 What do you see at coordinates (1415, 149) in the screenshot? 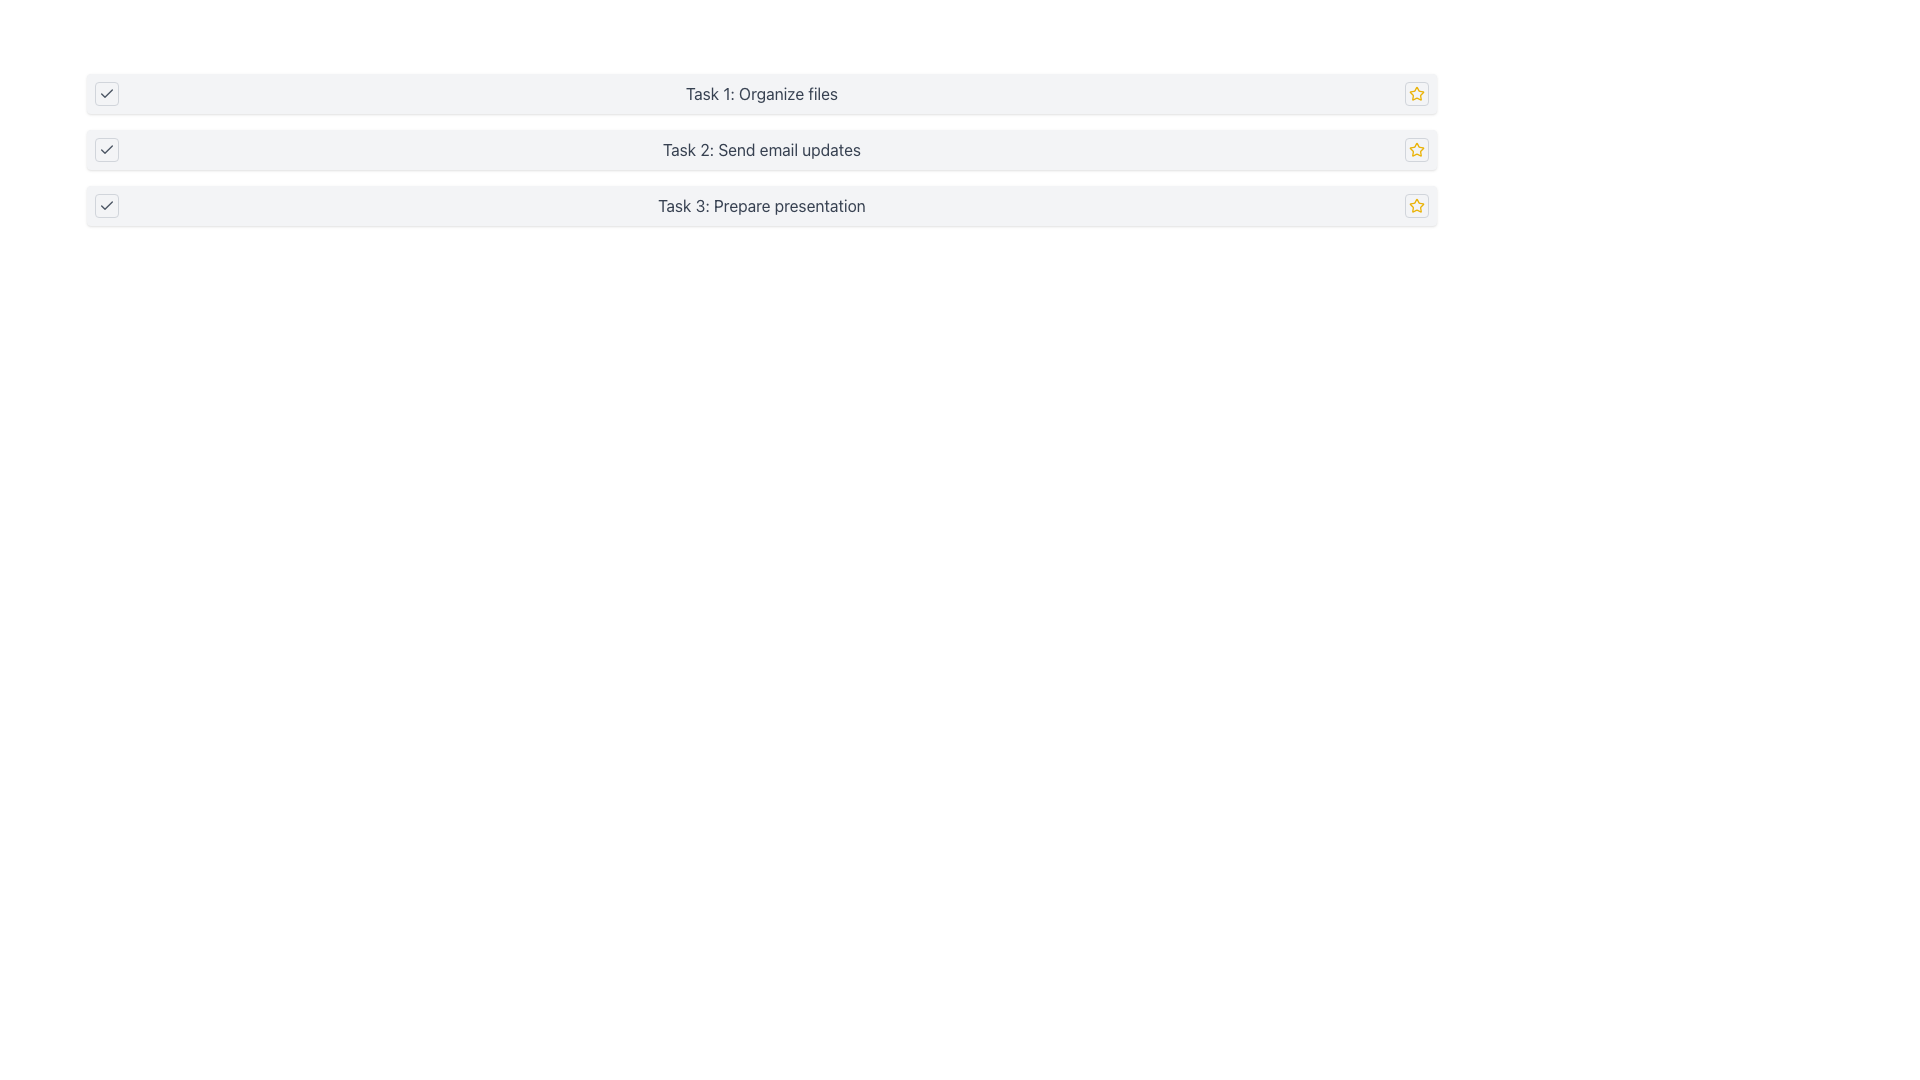
I see `the small yellow star icon located on the right side of the interface next to the third task item to mark it` at bounding box center [1415, 149].